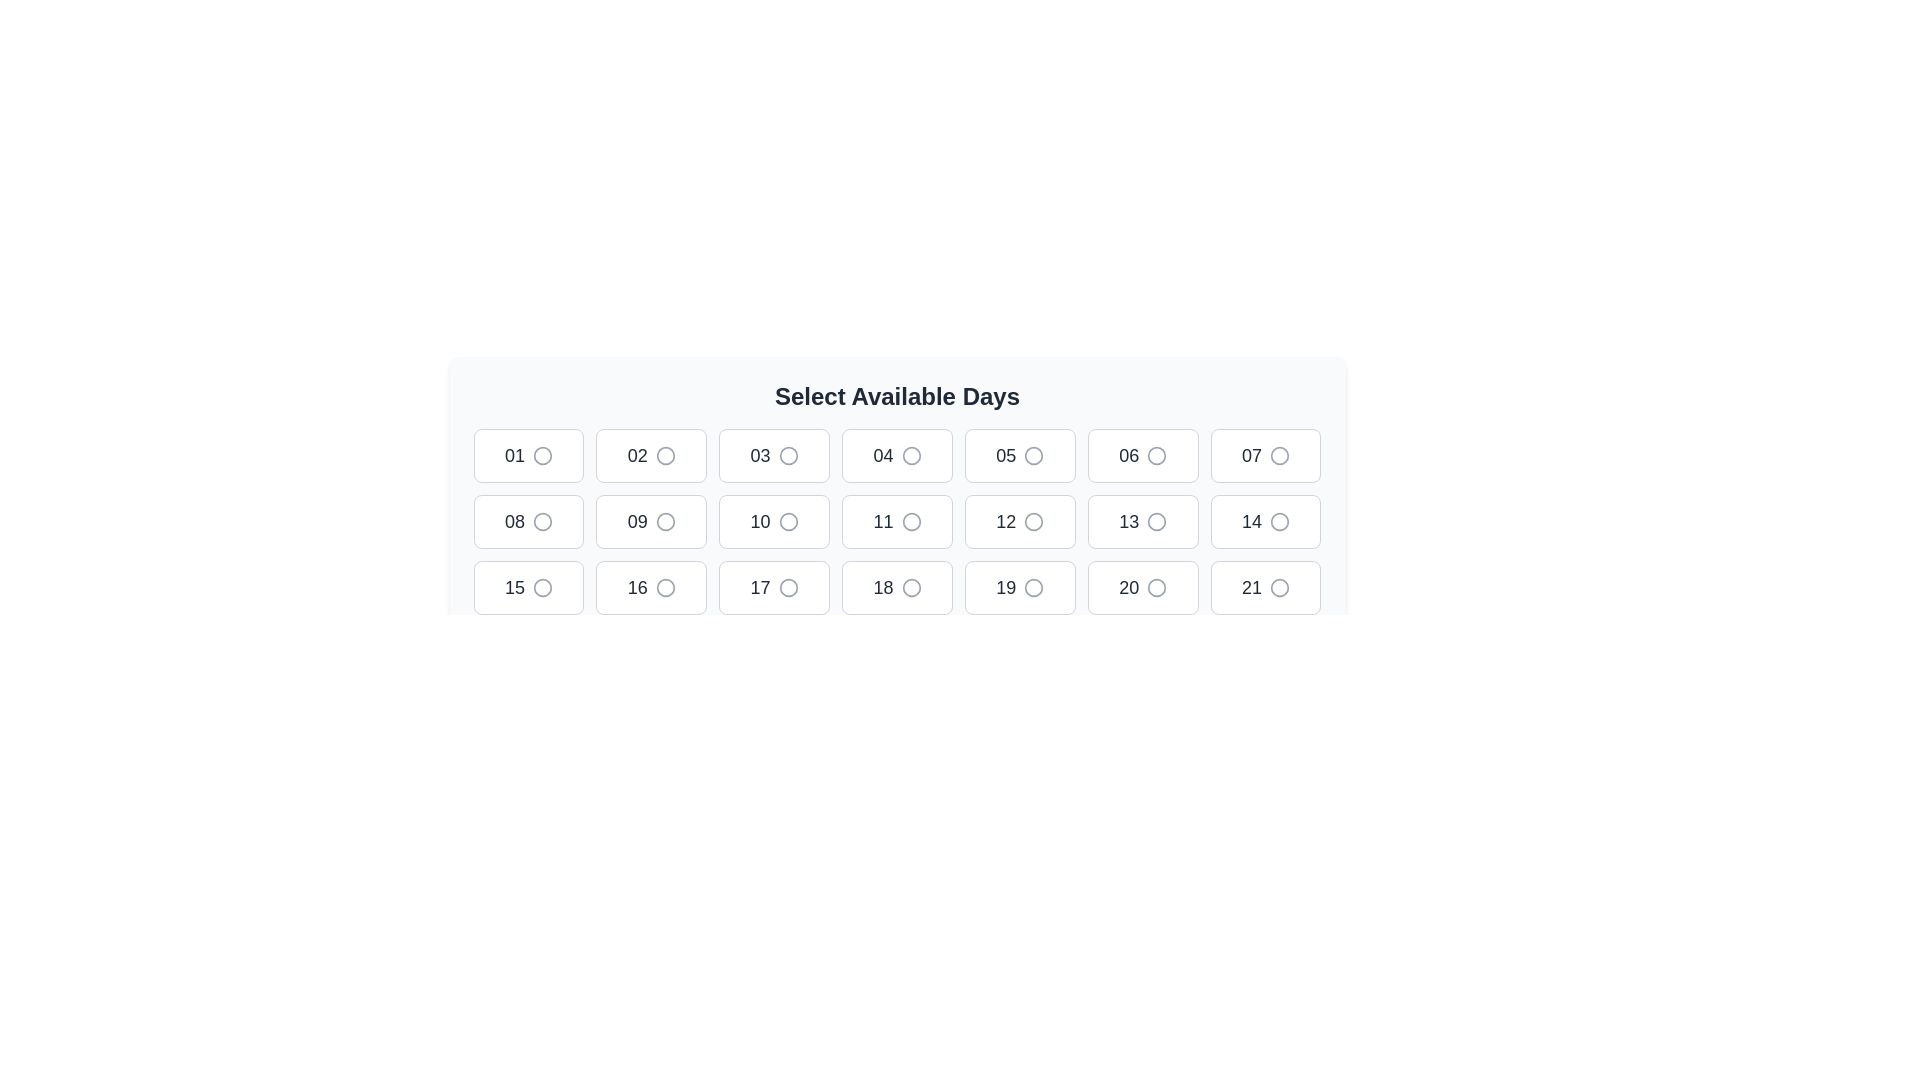 This screenshot has width=1920, height=1080. What do you see at coordinates (528, 455) in the screenshot?
I see `the first button` at bounding box center [528, 455].